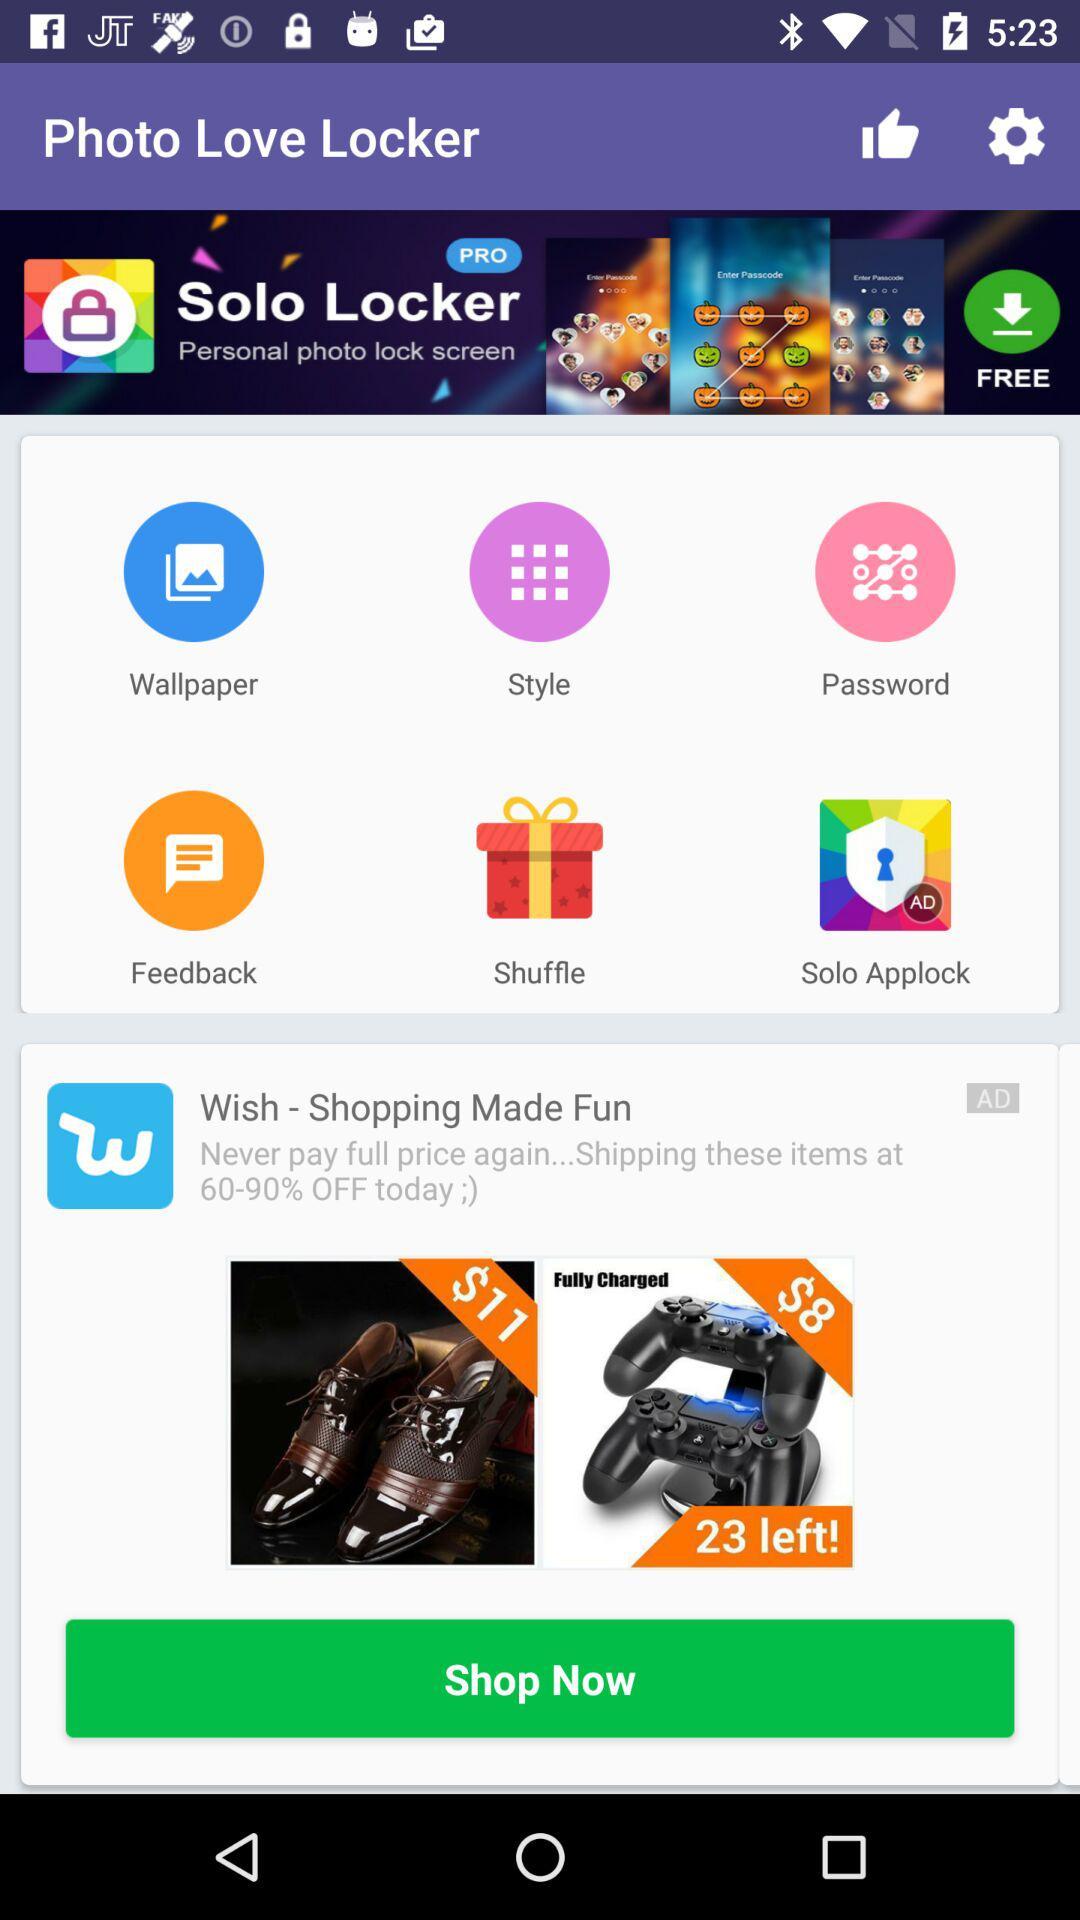 The height and width of the screenshot is (1920, 1080). What do you see at coordinates (193, 570) in the screenshot?
I see `change wallpaper` at bounding box center [193, 570].